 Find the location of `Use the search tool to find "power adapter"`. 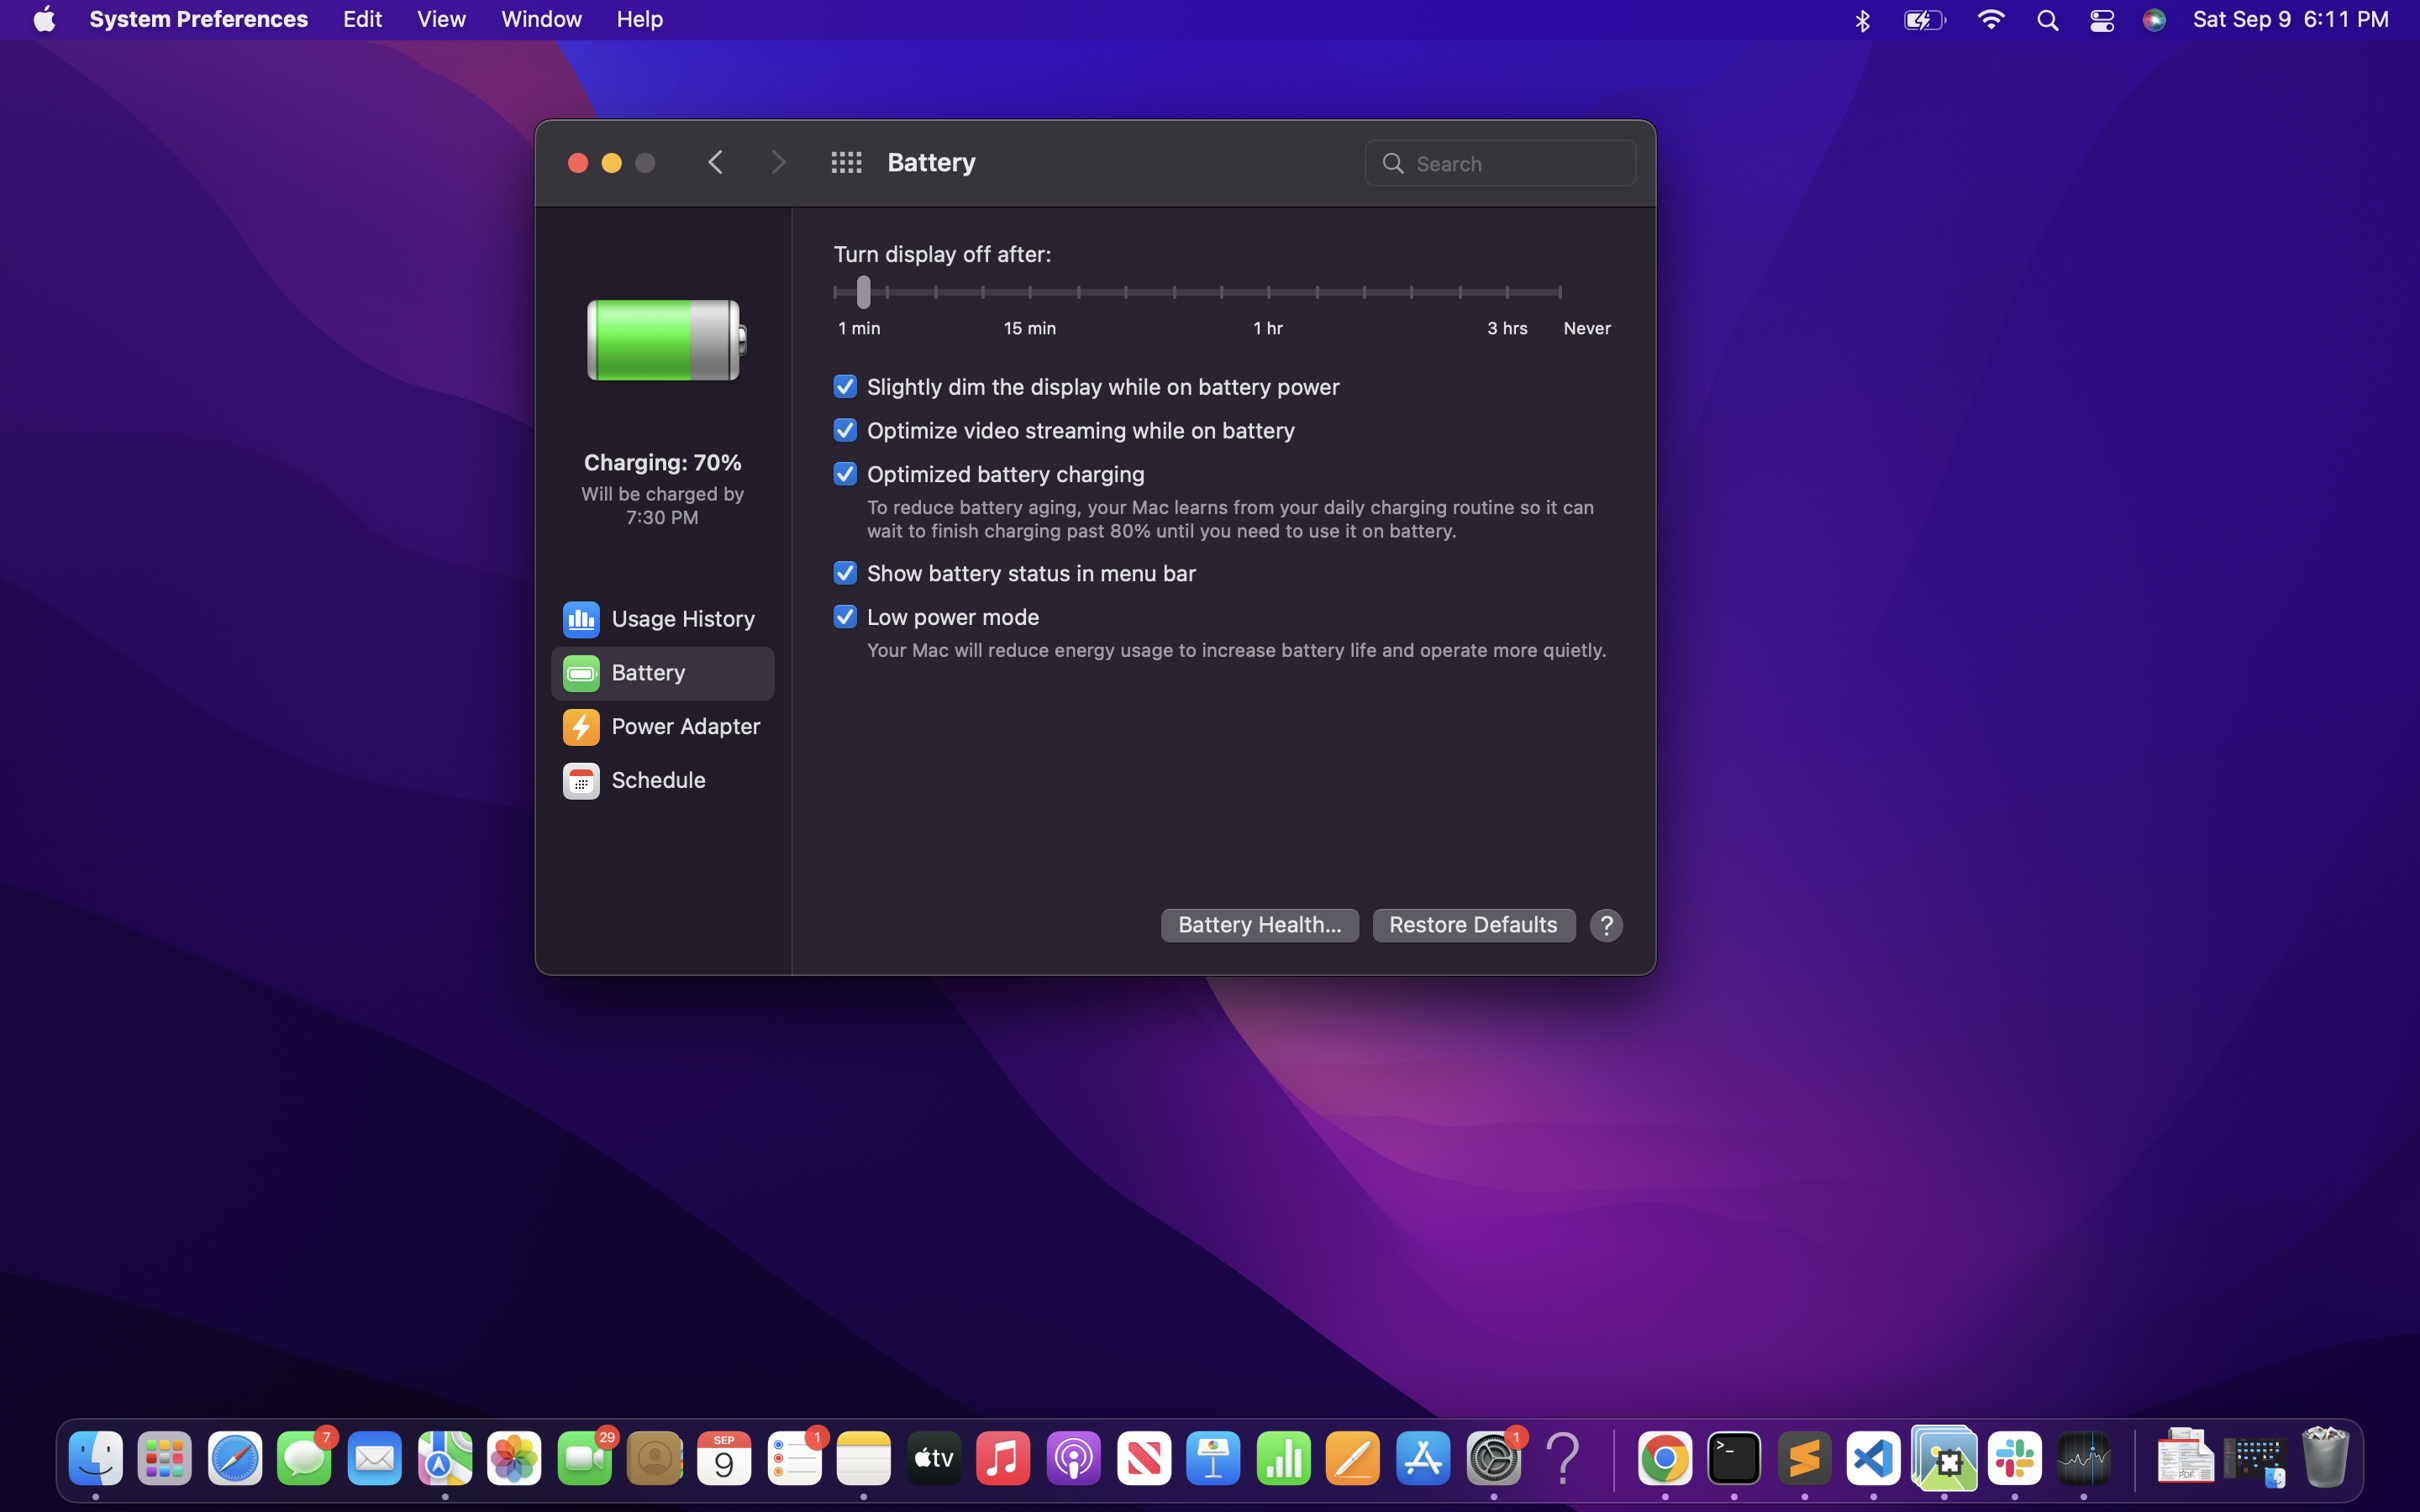

Use the search tool to find "power adapter" is located at coordinates (1497, 160).